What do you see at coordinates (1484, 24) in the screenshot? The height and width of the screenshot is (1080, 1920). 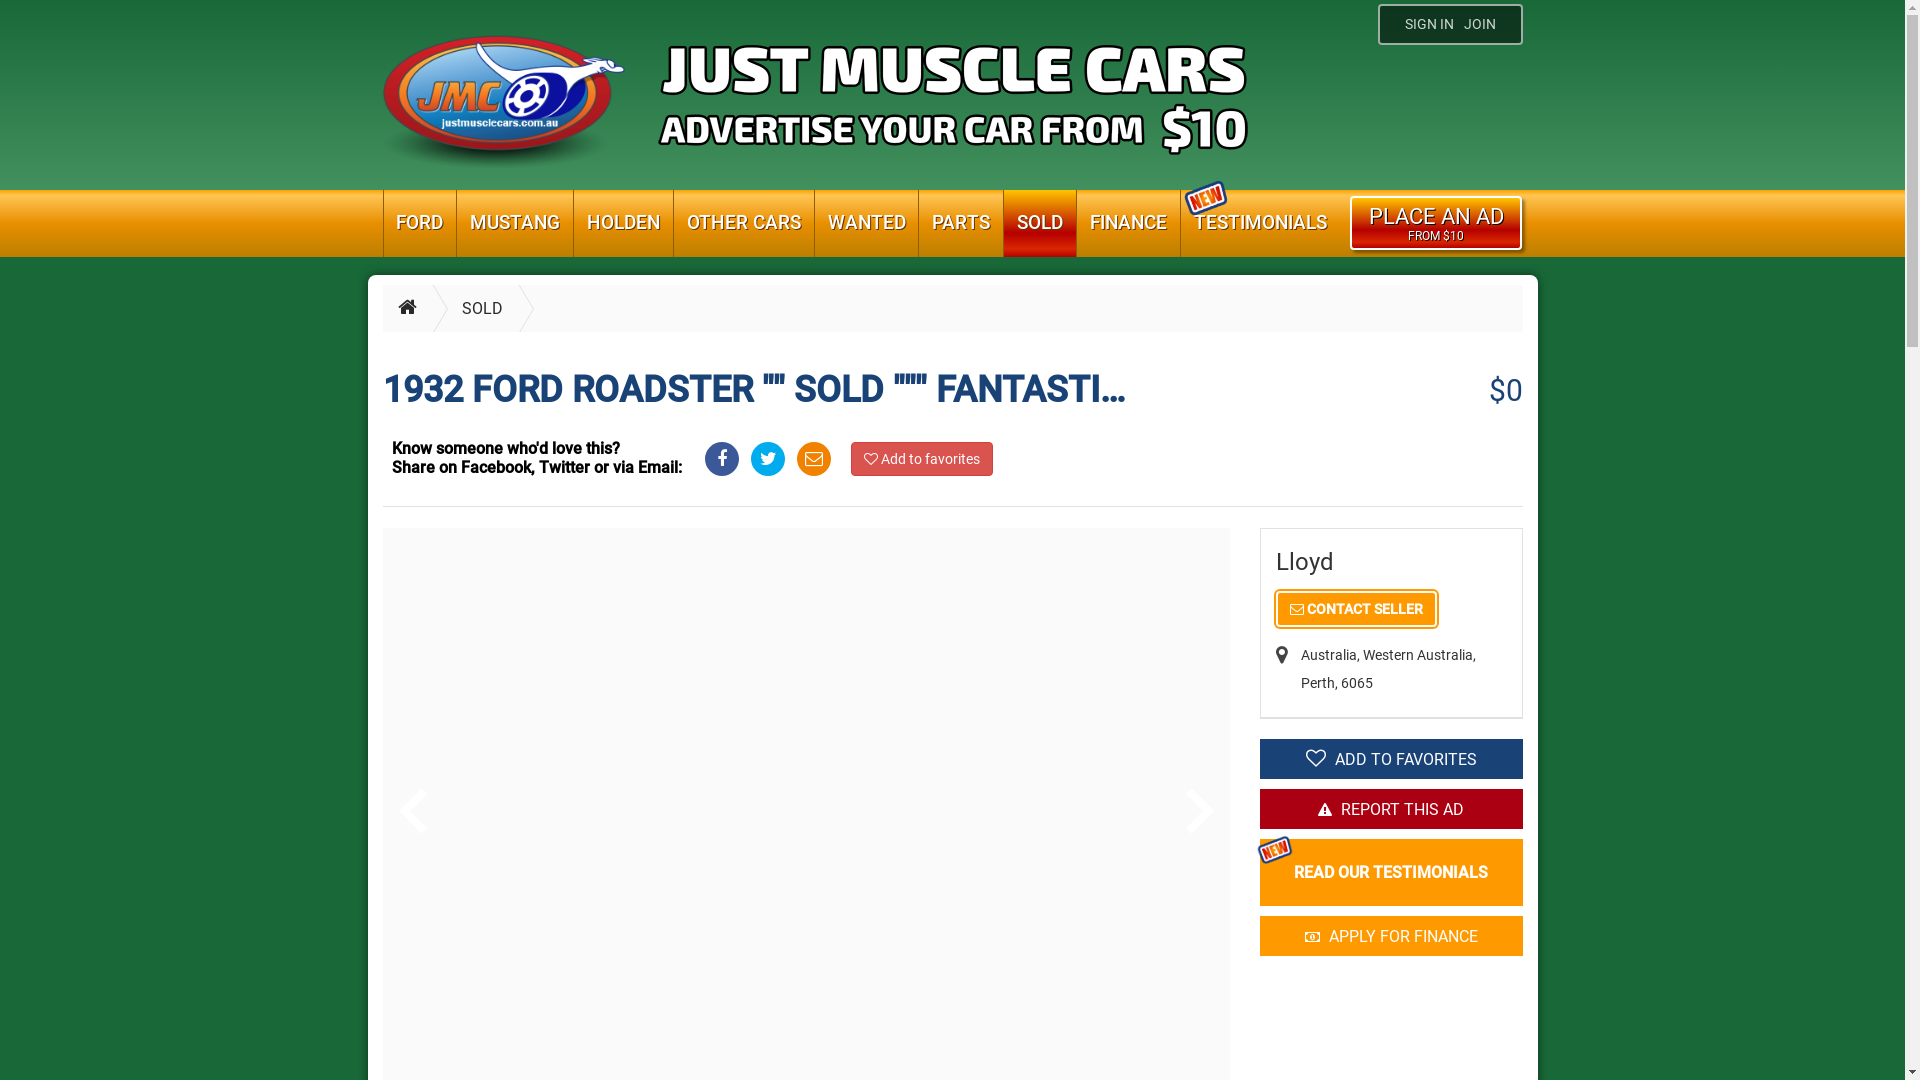 I see `'JOIN'` at bounding box center [1484, 24].